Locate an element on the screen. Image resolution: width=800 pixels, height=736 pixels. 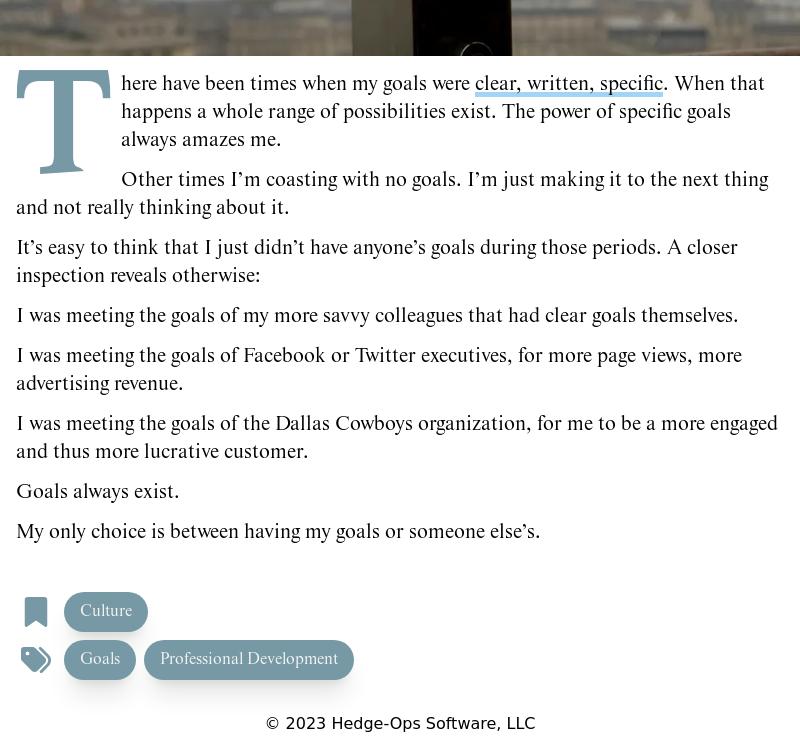
'Culture' is located at coordinates (105, 611).